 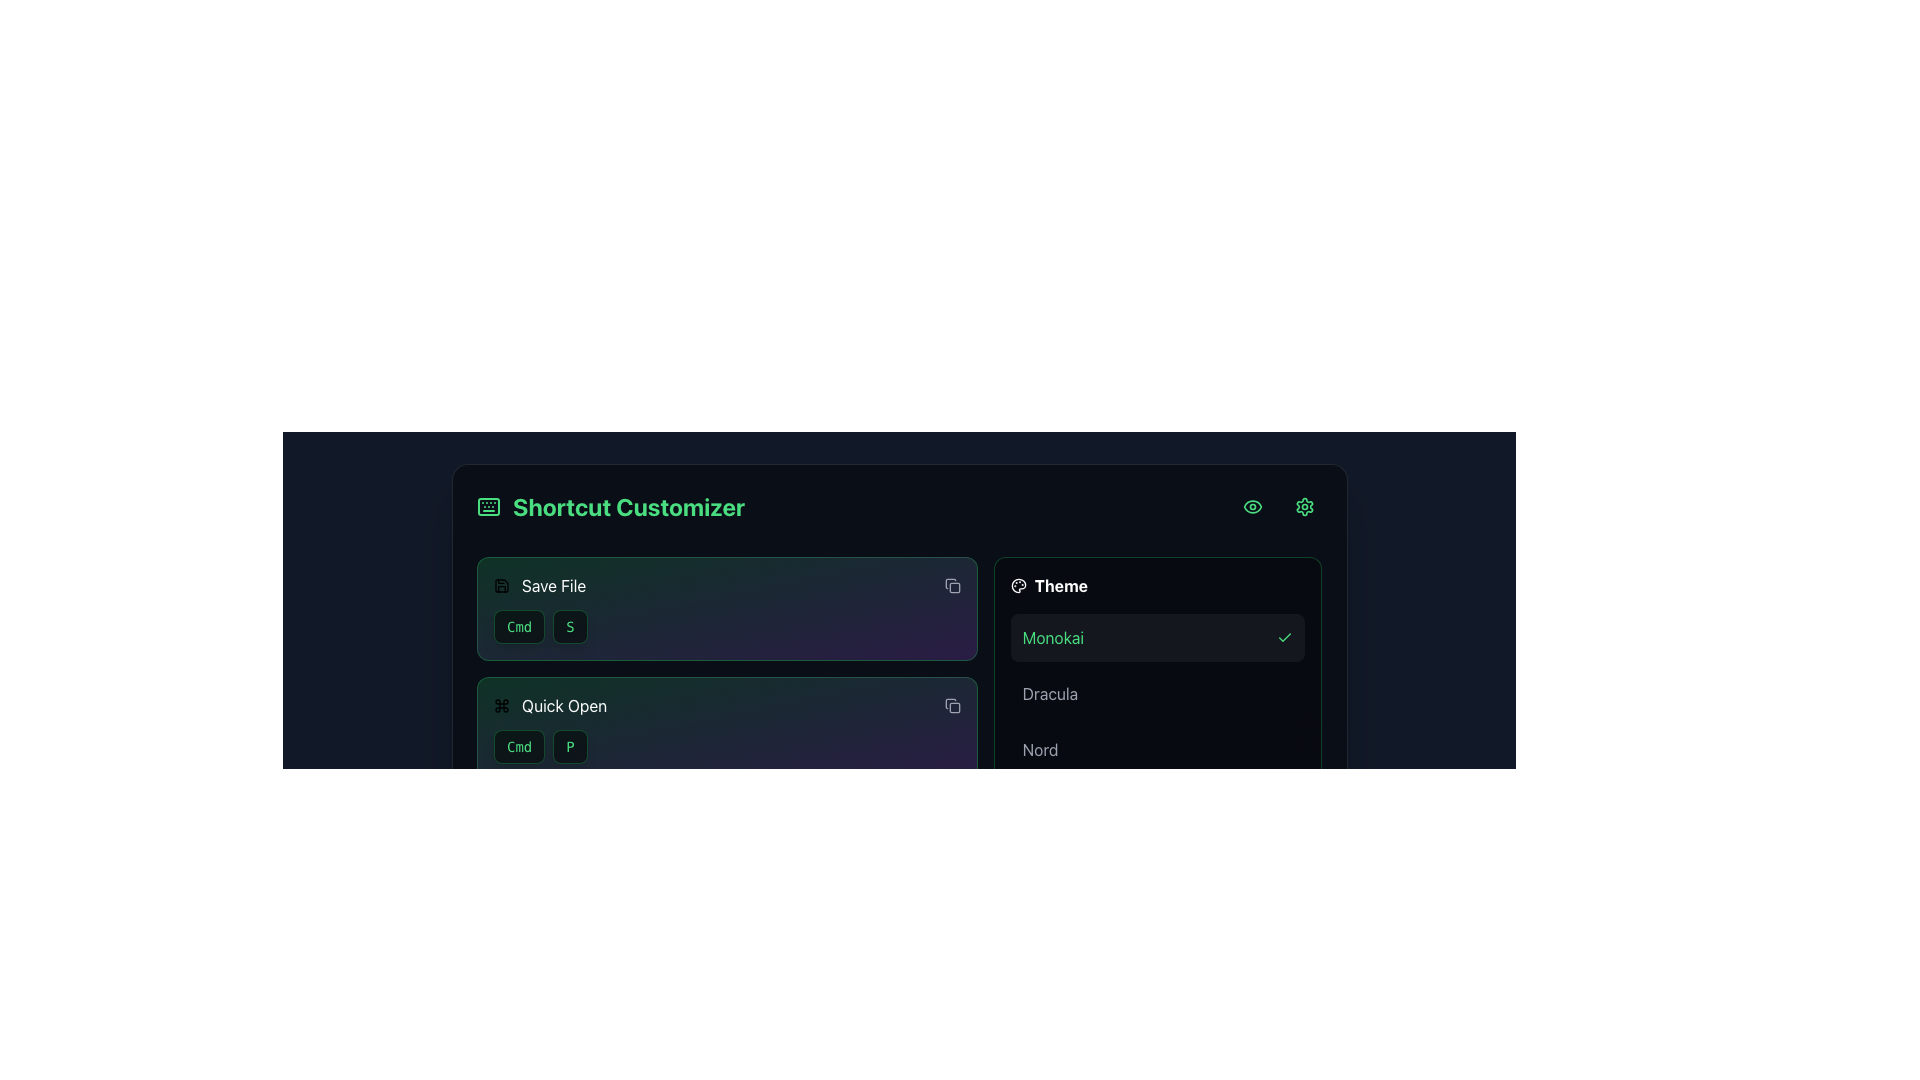 I want to click on the 'S' text label within the styled box, which is part of a keyboard shortcut for saving a file, positioned to the right of the 'Cmd' box, so click(x=569, y=626).